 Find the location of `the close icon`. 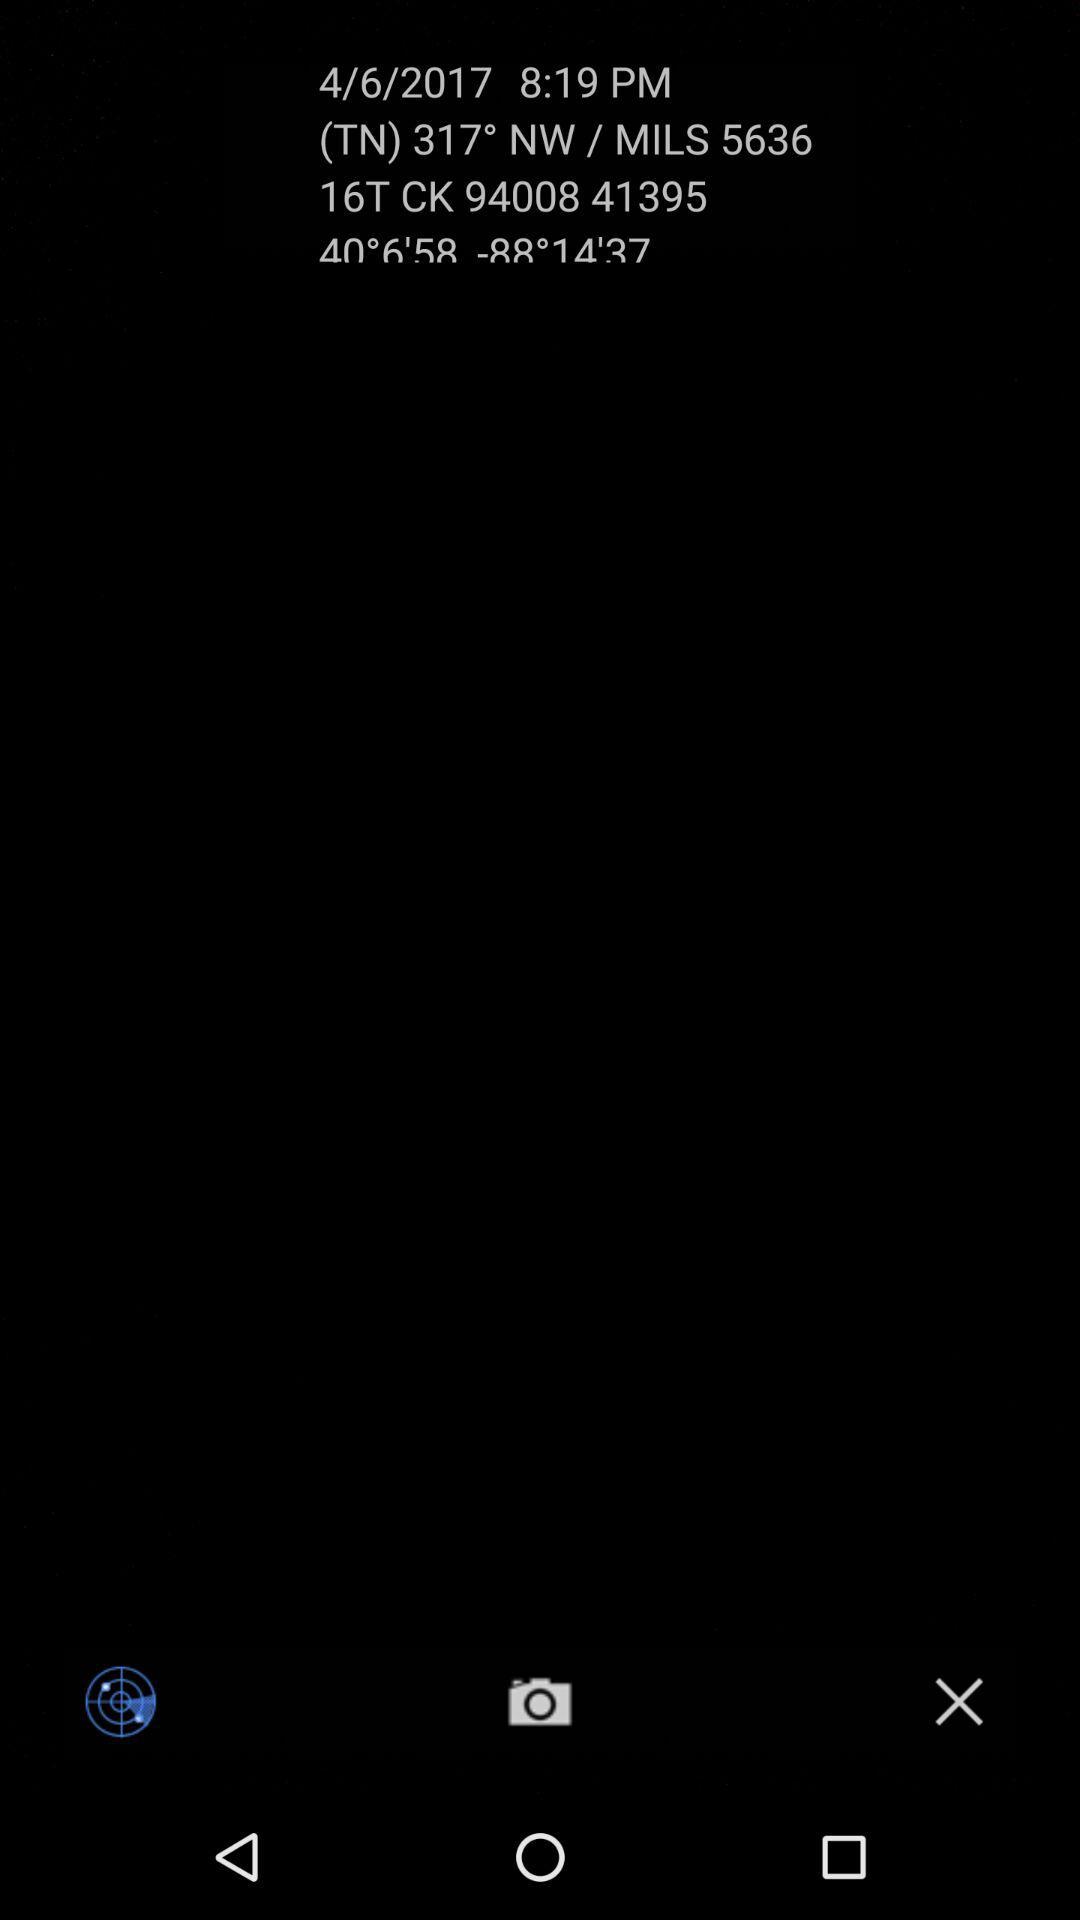

the close icon is located at coordinates (958, 1821).